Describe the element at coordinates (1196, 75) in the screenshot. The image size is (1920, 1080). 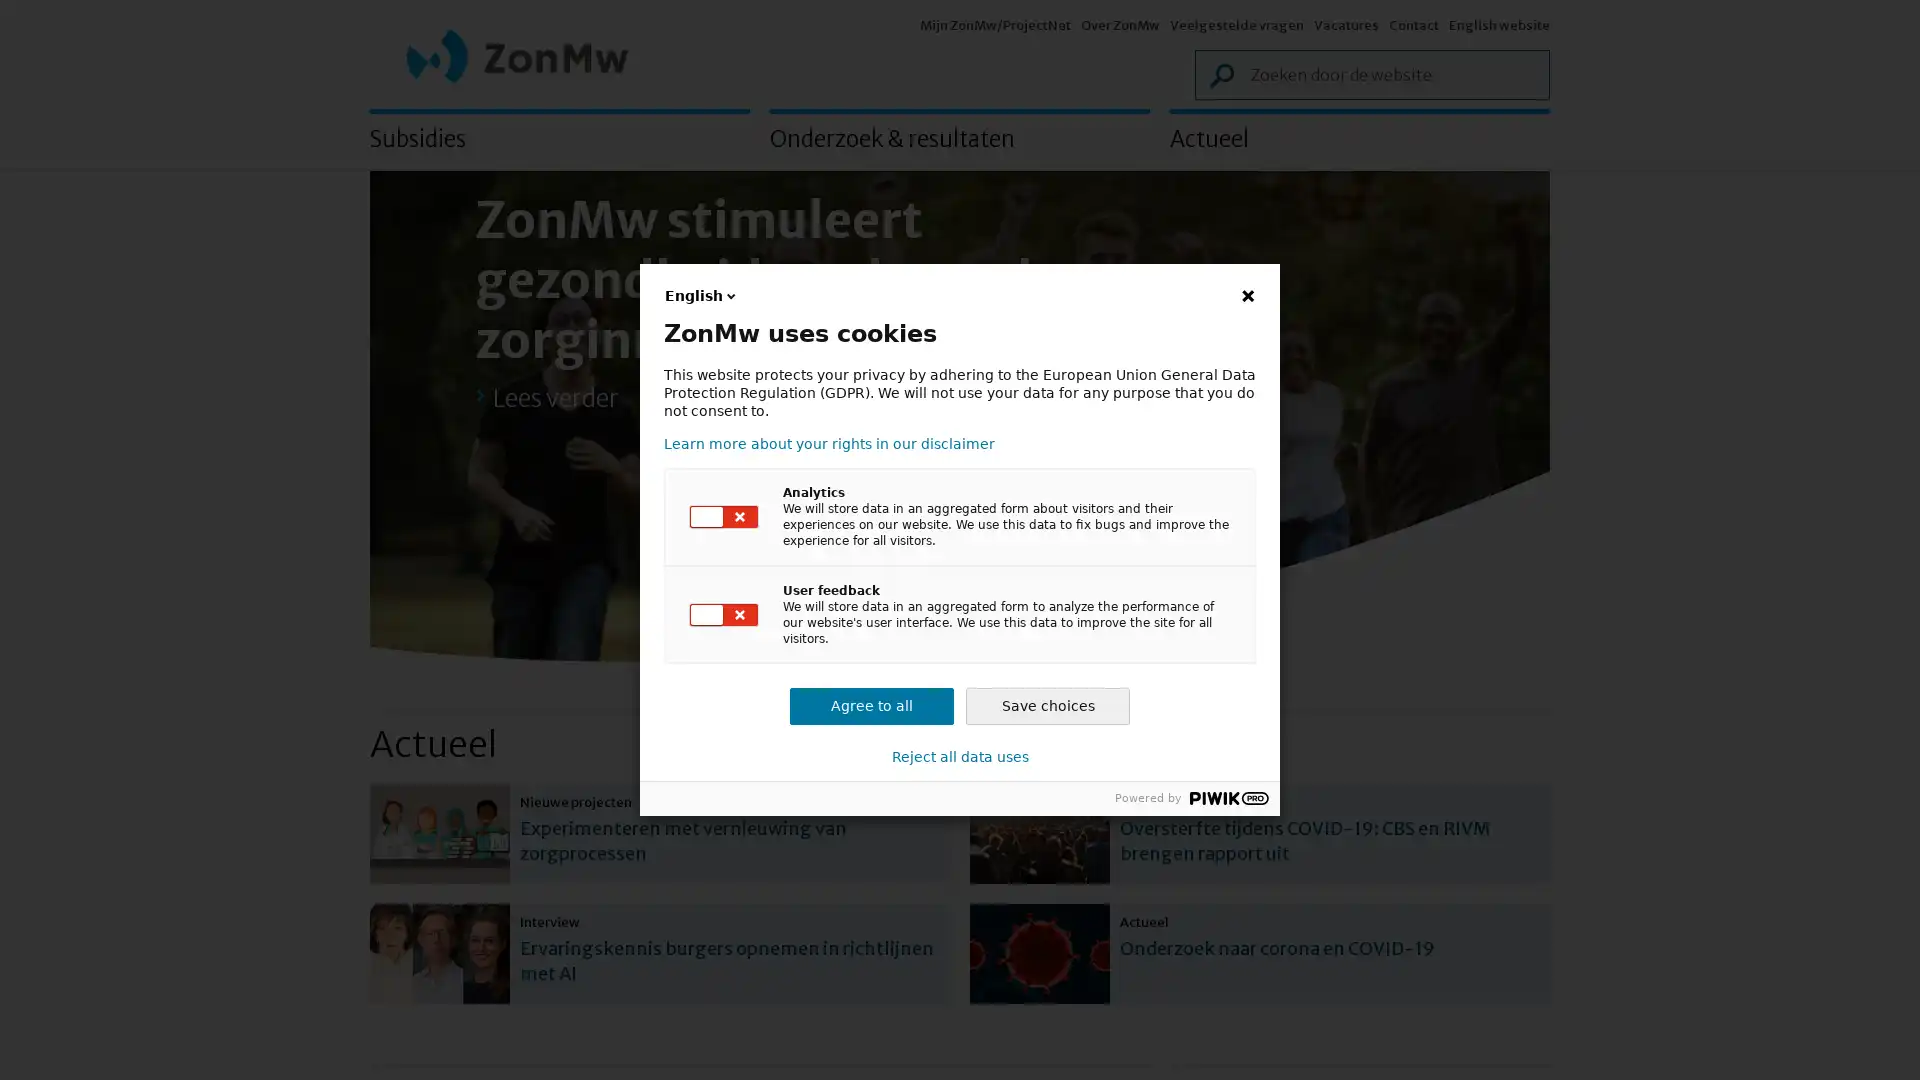
I see `Zoek` at that location.